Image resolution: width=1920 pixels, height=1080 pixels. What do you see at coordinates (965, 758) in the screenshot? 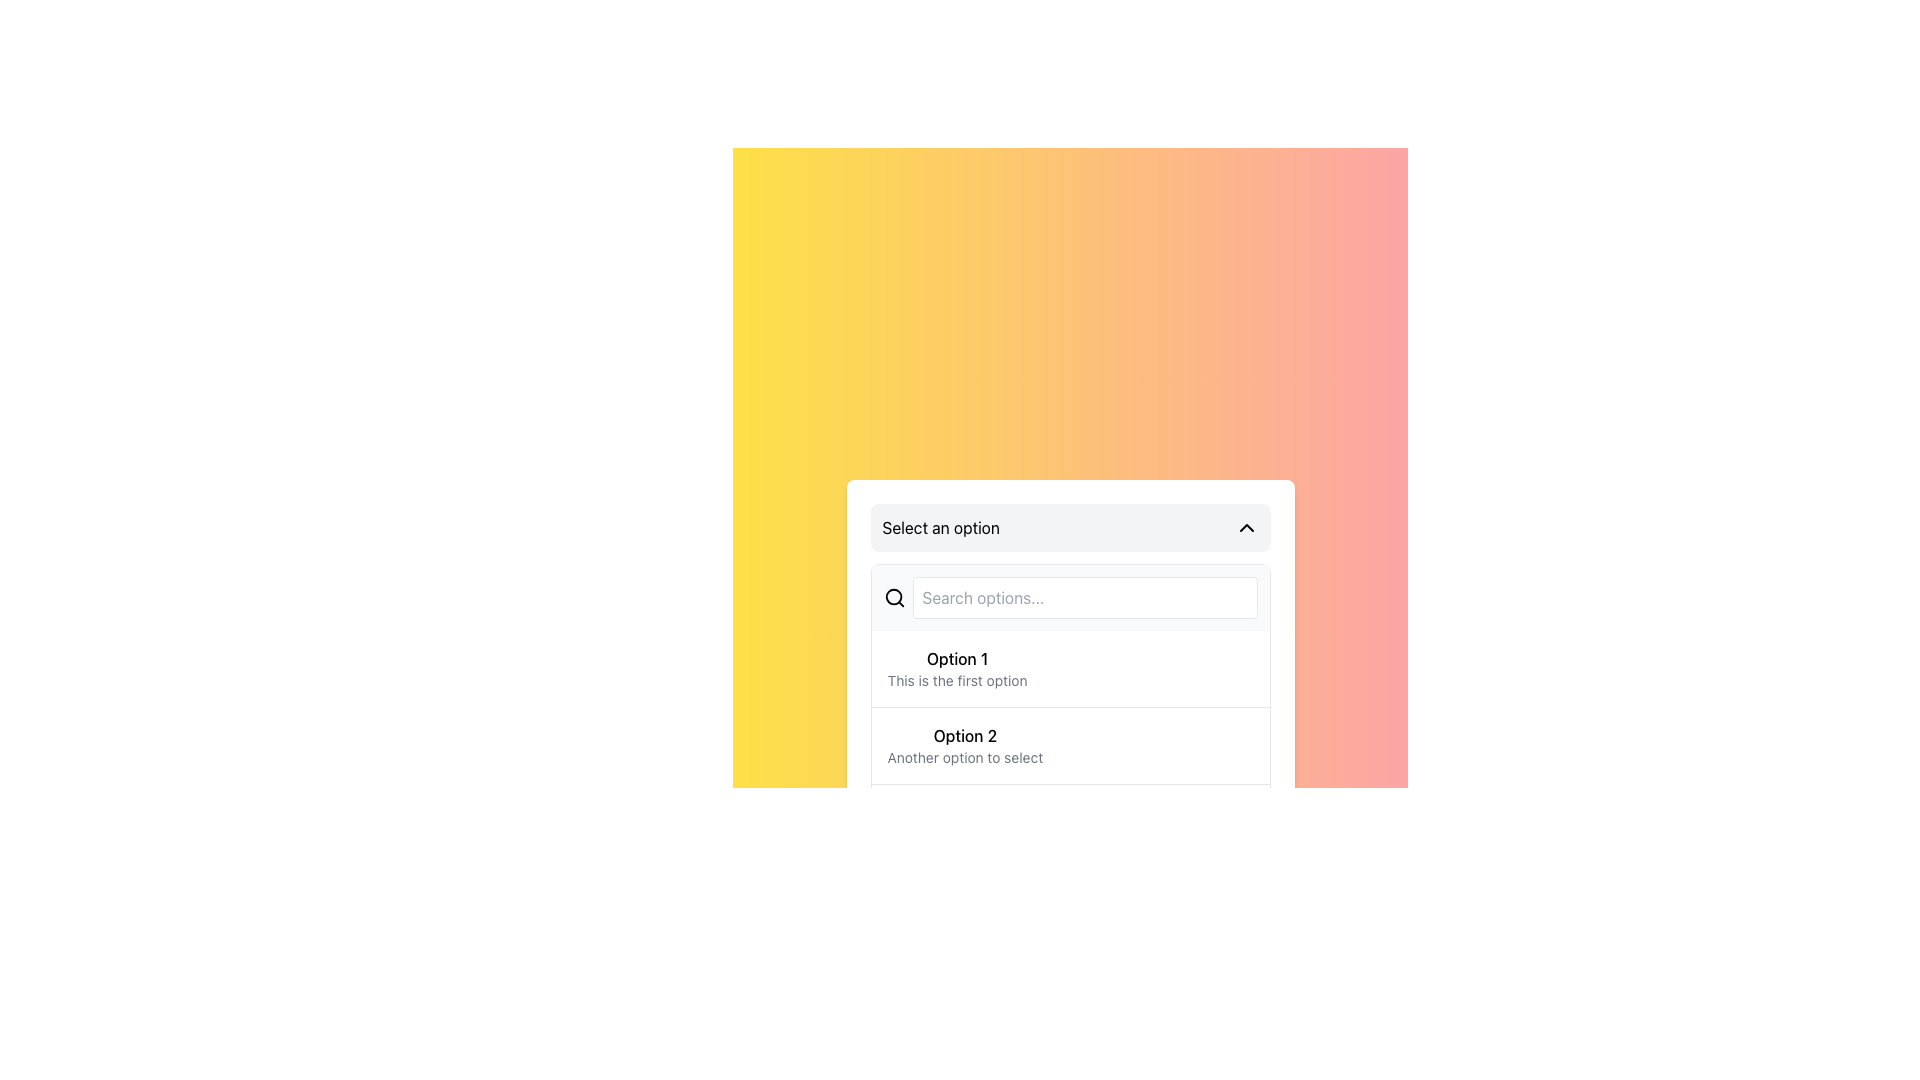
I see `the descriptive subtitle text label for 'Option 2' in the dropdown menu` at bounding box center [965, 758].